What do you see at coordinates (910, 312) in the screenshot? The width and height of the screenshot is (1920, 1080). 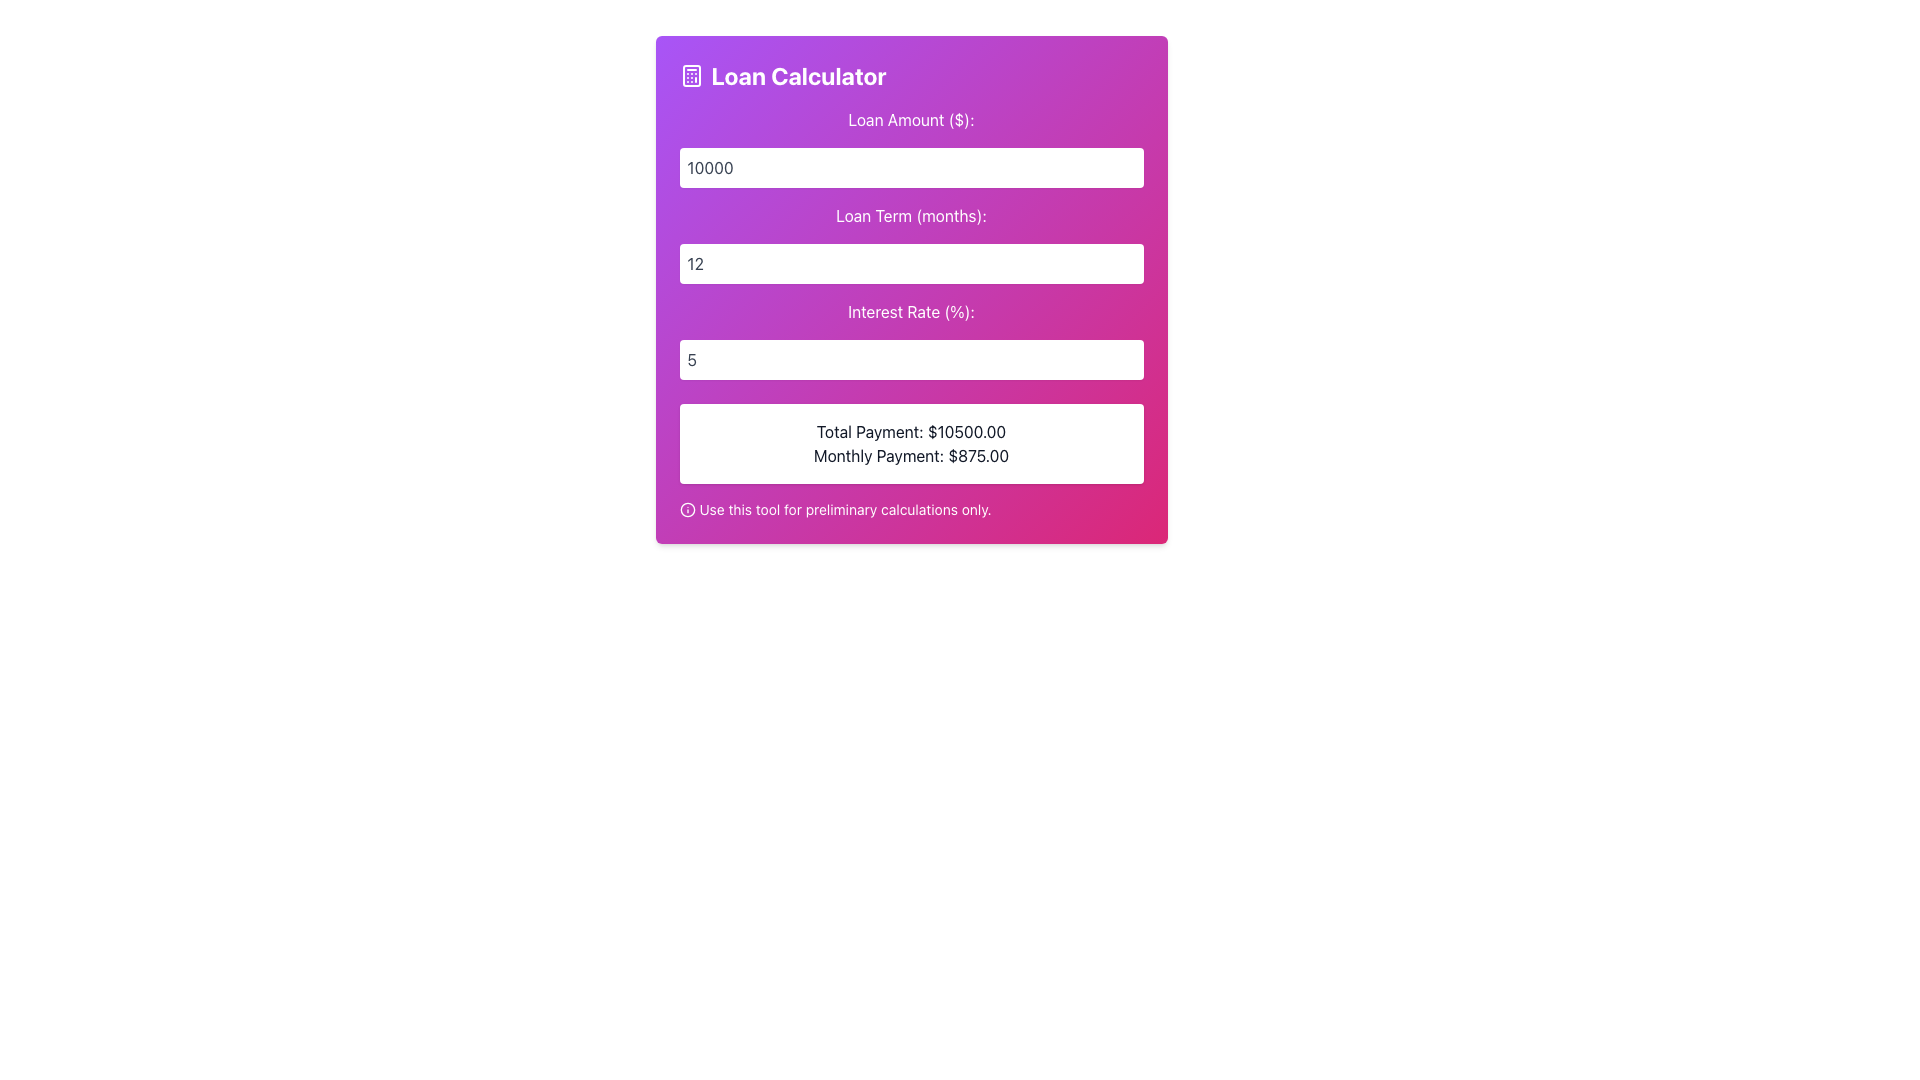 I see `the third label indicating the purpose of the adjacent input field for entering the interest rate as a percentage` at bounding box center [910, 312].